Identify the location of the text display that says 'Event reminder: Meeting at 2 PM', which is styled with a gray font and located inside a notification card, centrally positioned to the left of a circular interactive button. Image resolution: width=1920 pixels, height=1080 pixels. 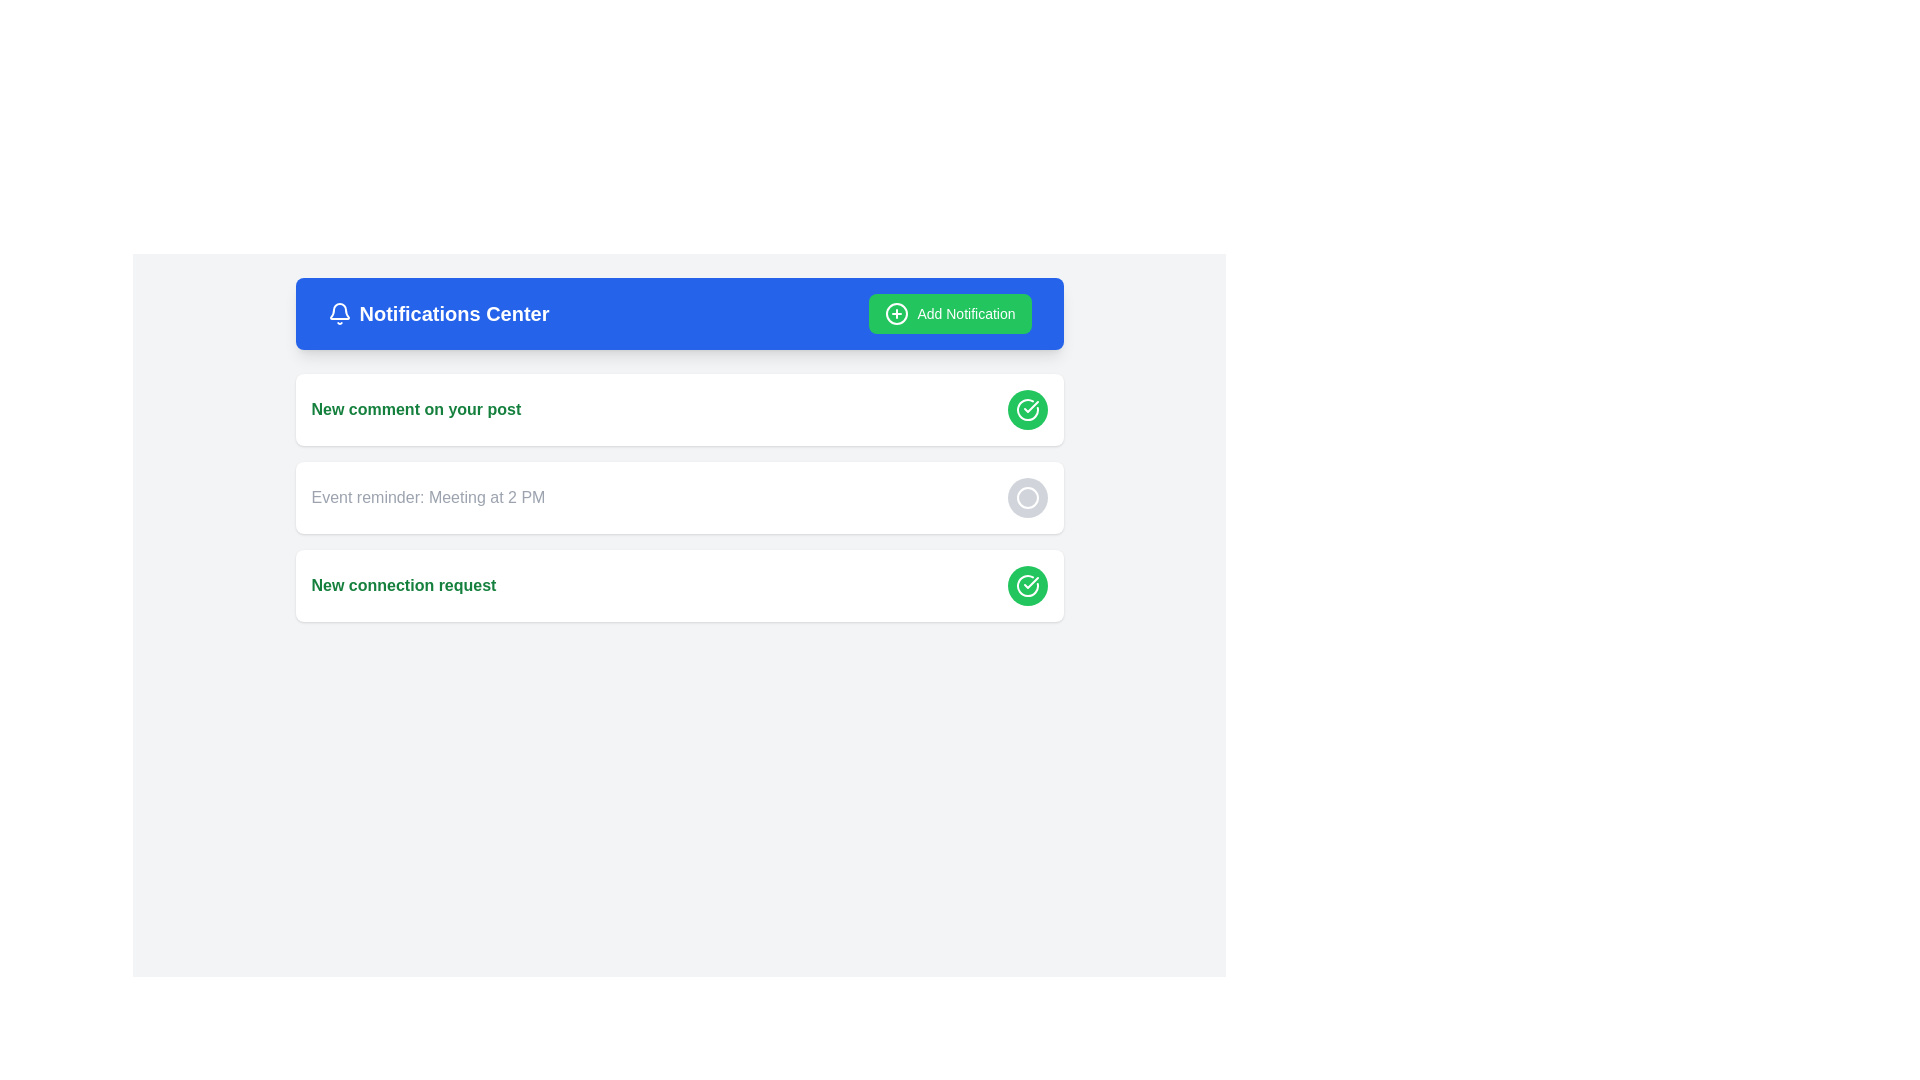
(427, 496).